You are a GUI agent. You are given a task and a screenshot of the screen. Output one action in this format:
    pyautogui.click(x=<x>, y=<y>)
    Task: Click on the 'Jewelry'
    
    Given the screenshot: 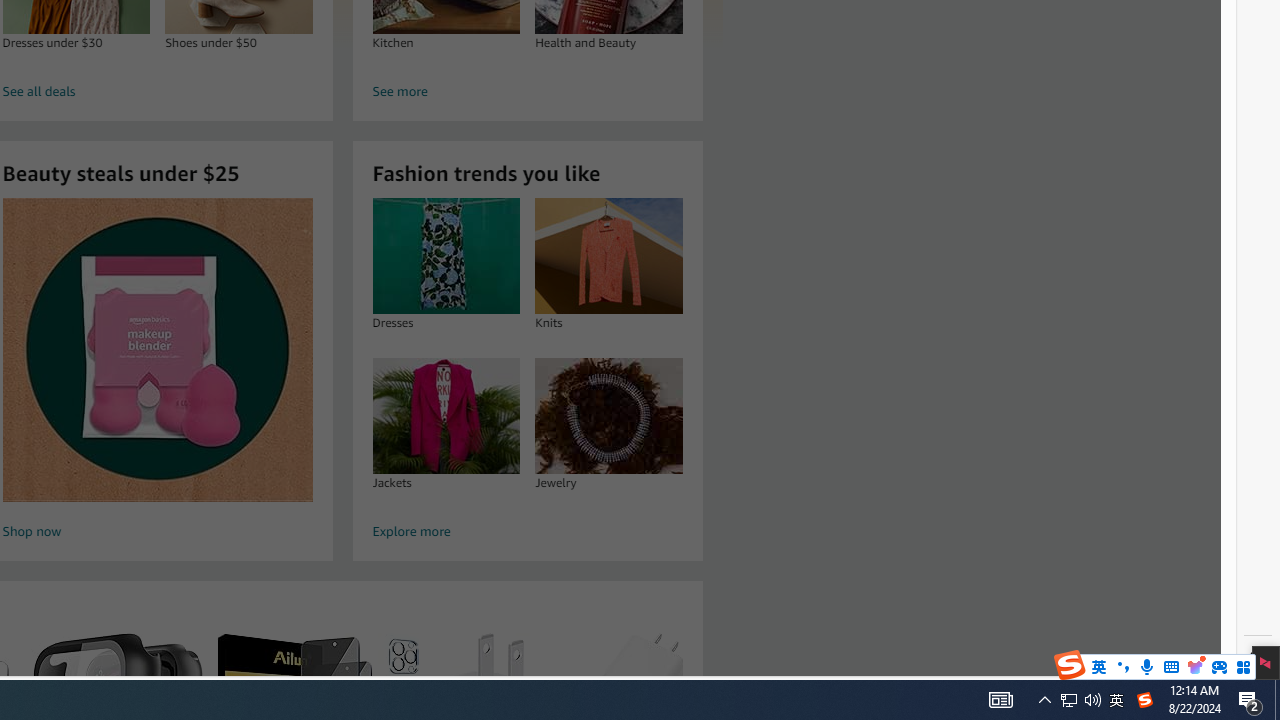 What is the action you would take?
    pyautogui.click(x=608, y=414)
    